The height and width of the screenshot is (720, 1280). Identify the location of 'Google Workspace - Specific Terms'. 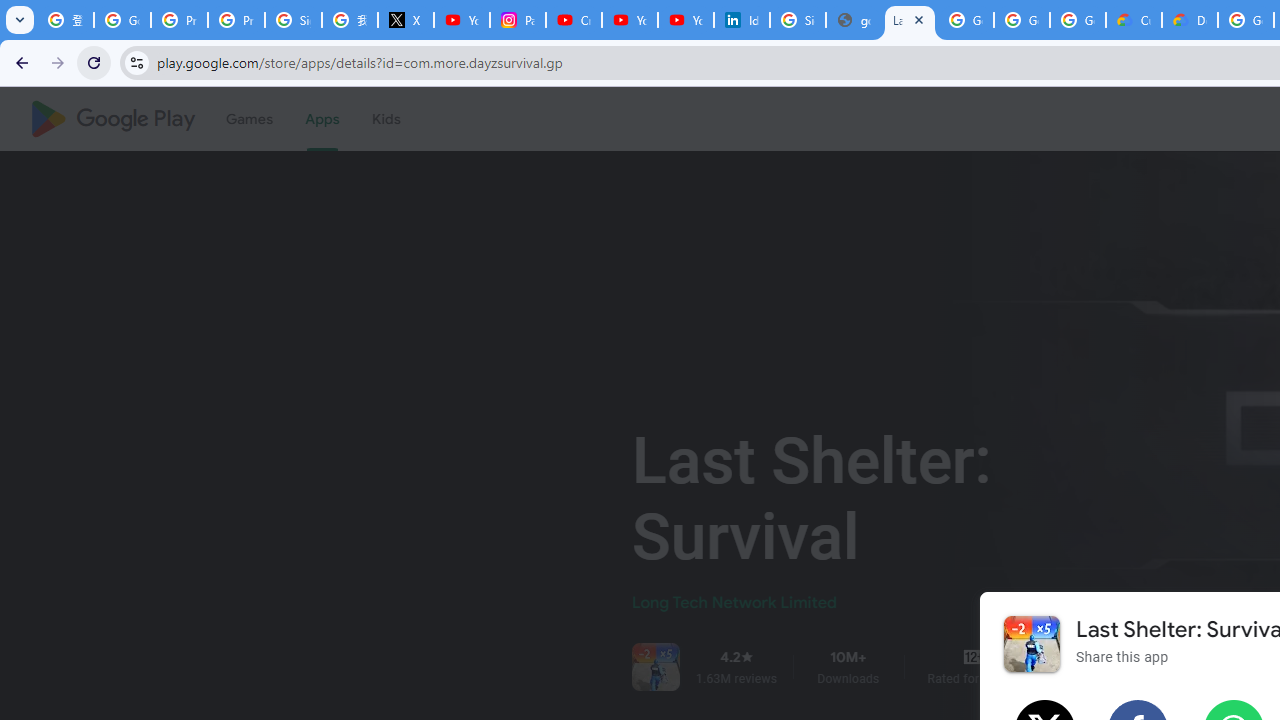
(1022, 20).